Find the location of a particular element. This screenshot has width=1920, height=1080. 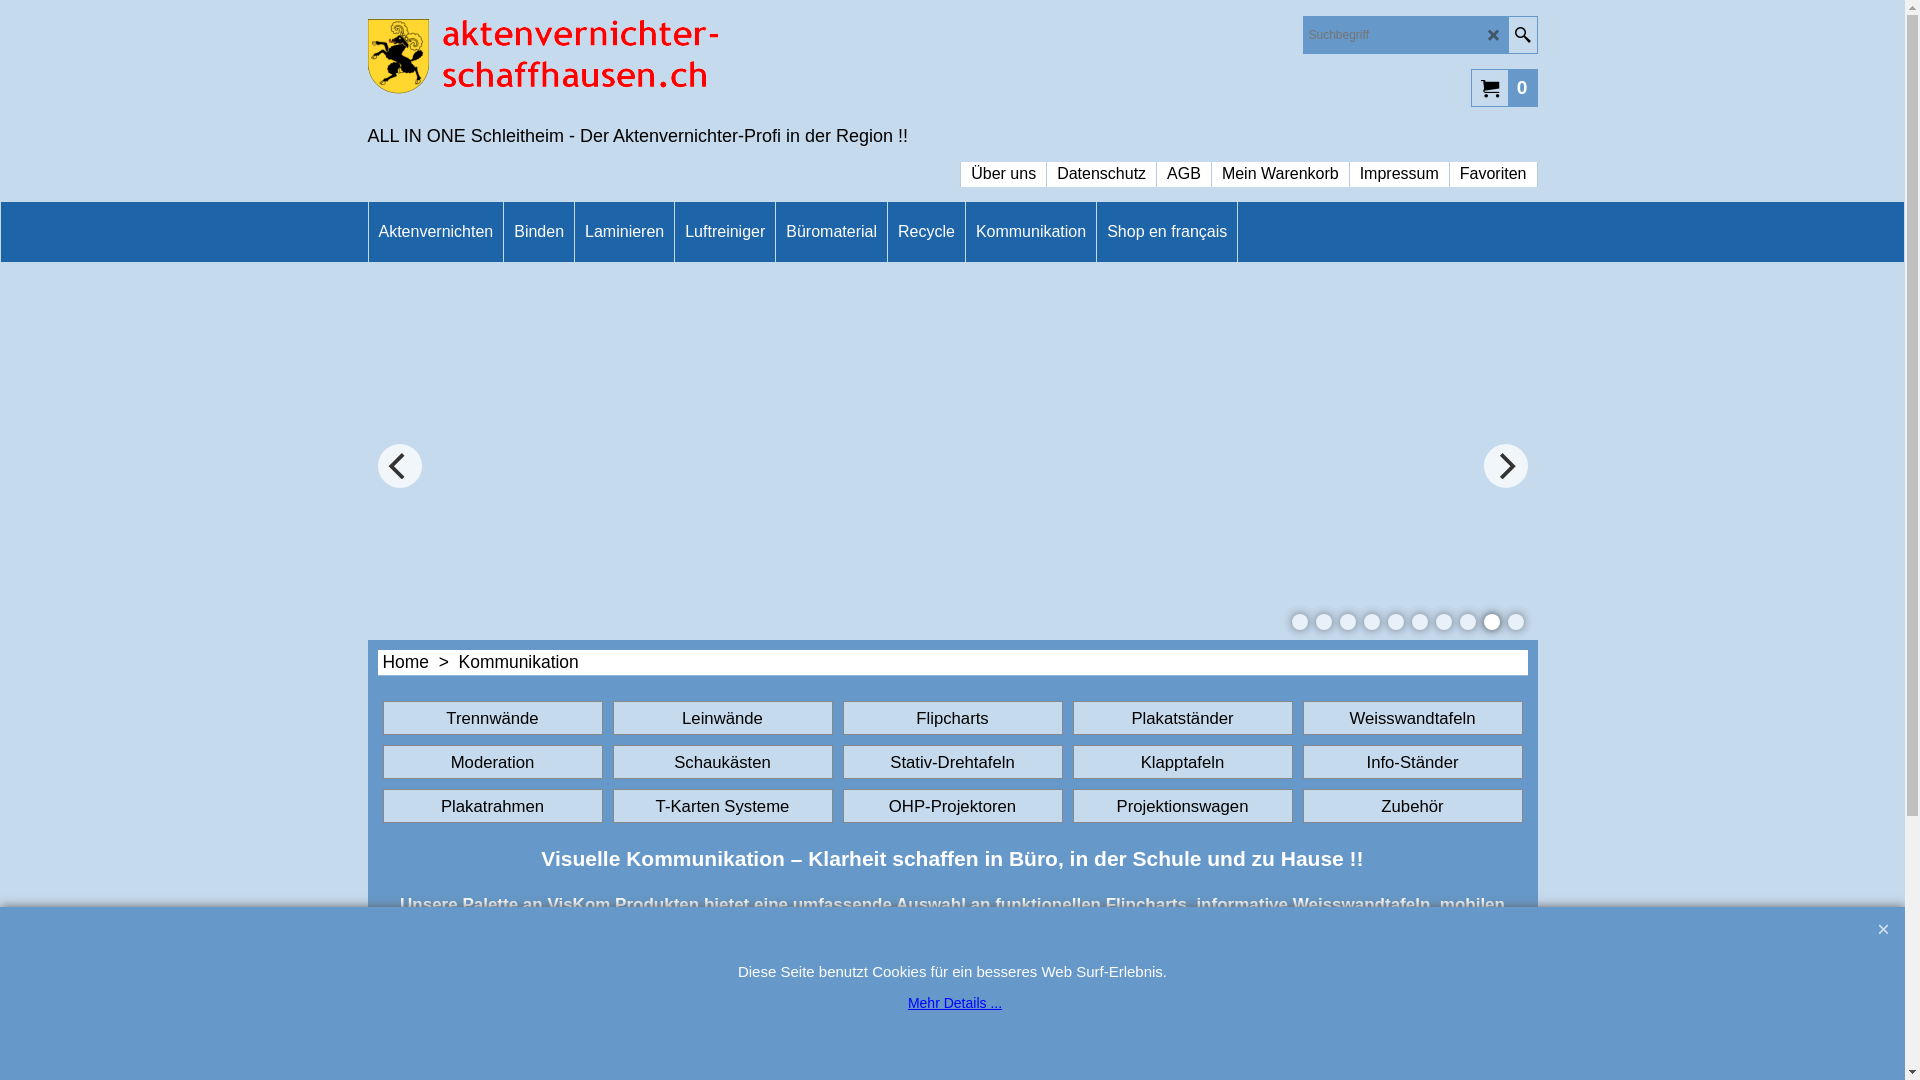

'LD_CANCEL' is located at coordinates (1493, 35).